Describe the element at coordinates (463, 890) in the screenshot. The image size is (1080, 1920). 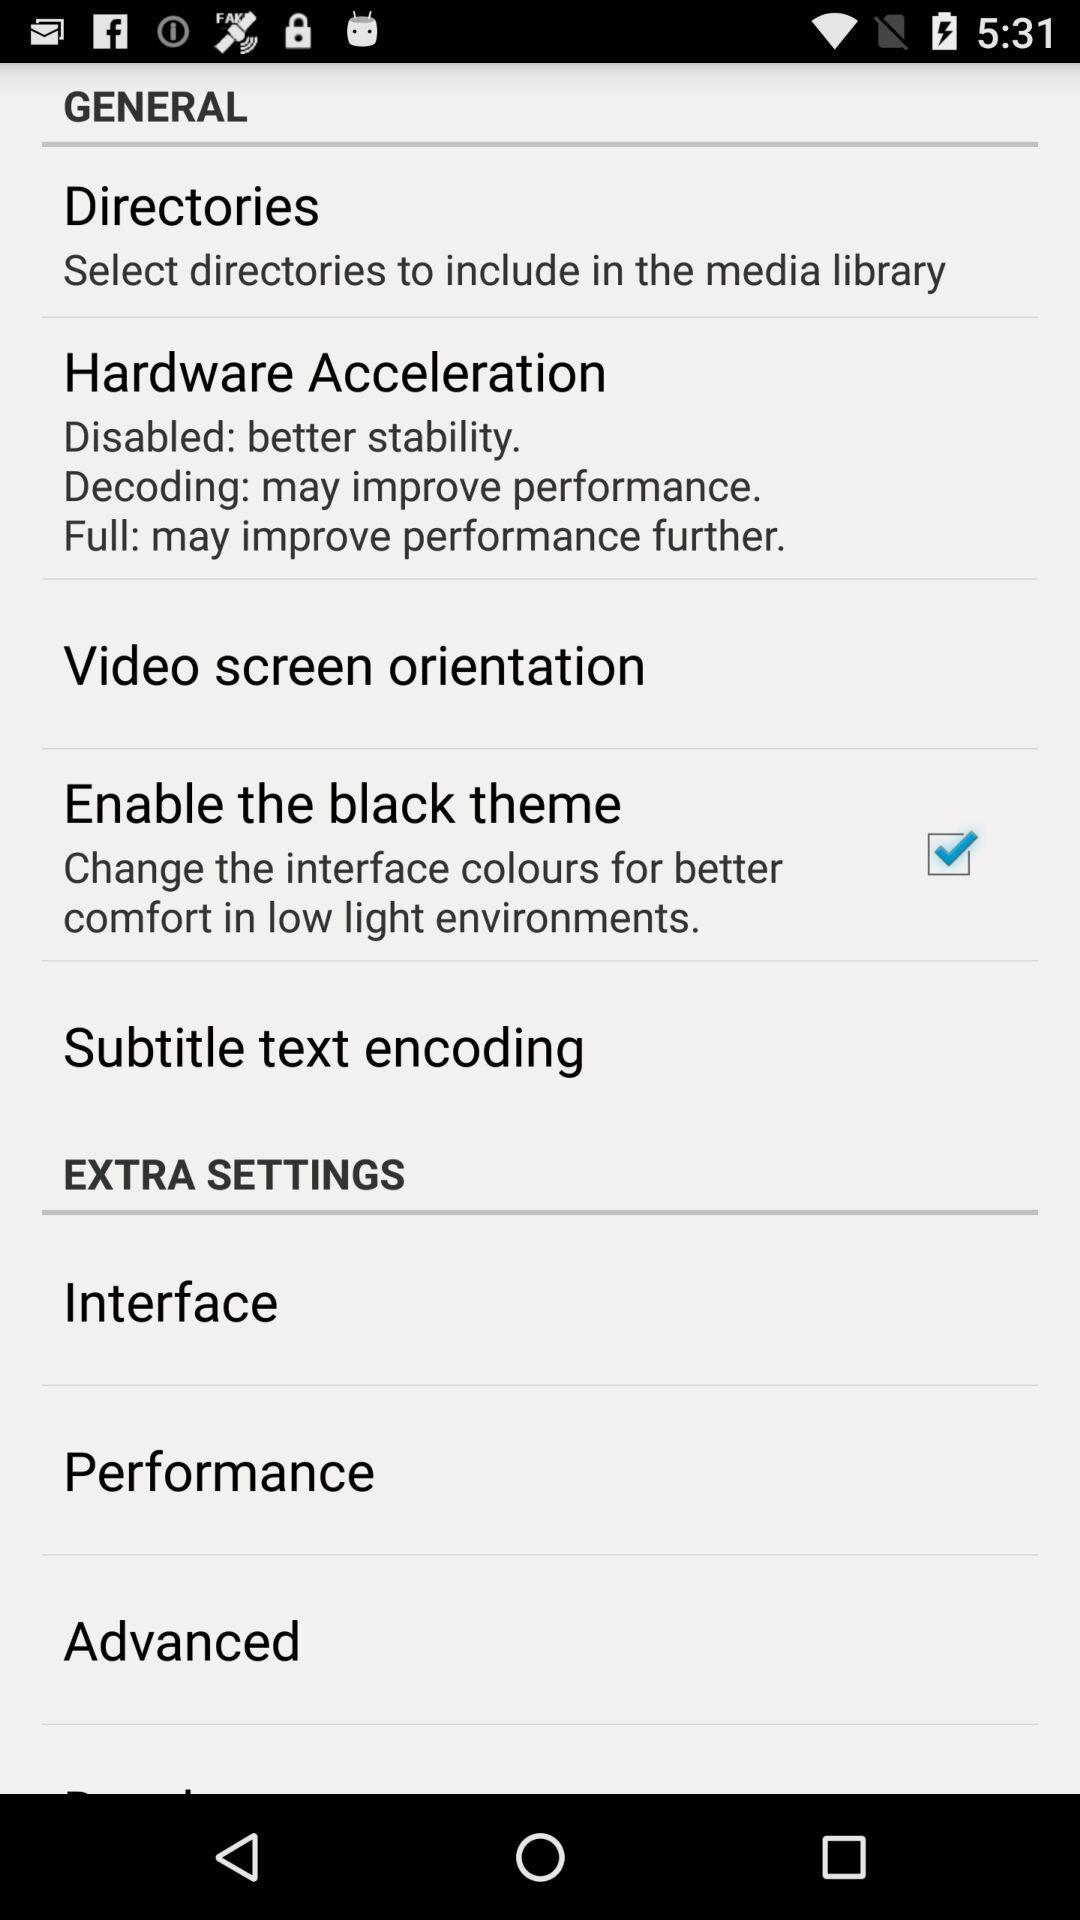
I see `icon above the subtitle text encoding` at that location.